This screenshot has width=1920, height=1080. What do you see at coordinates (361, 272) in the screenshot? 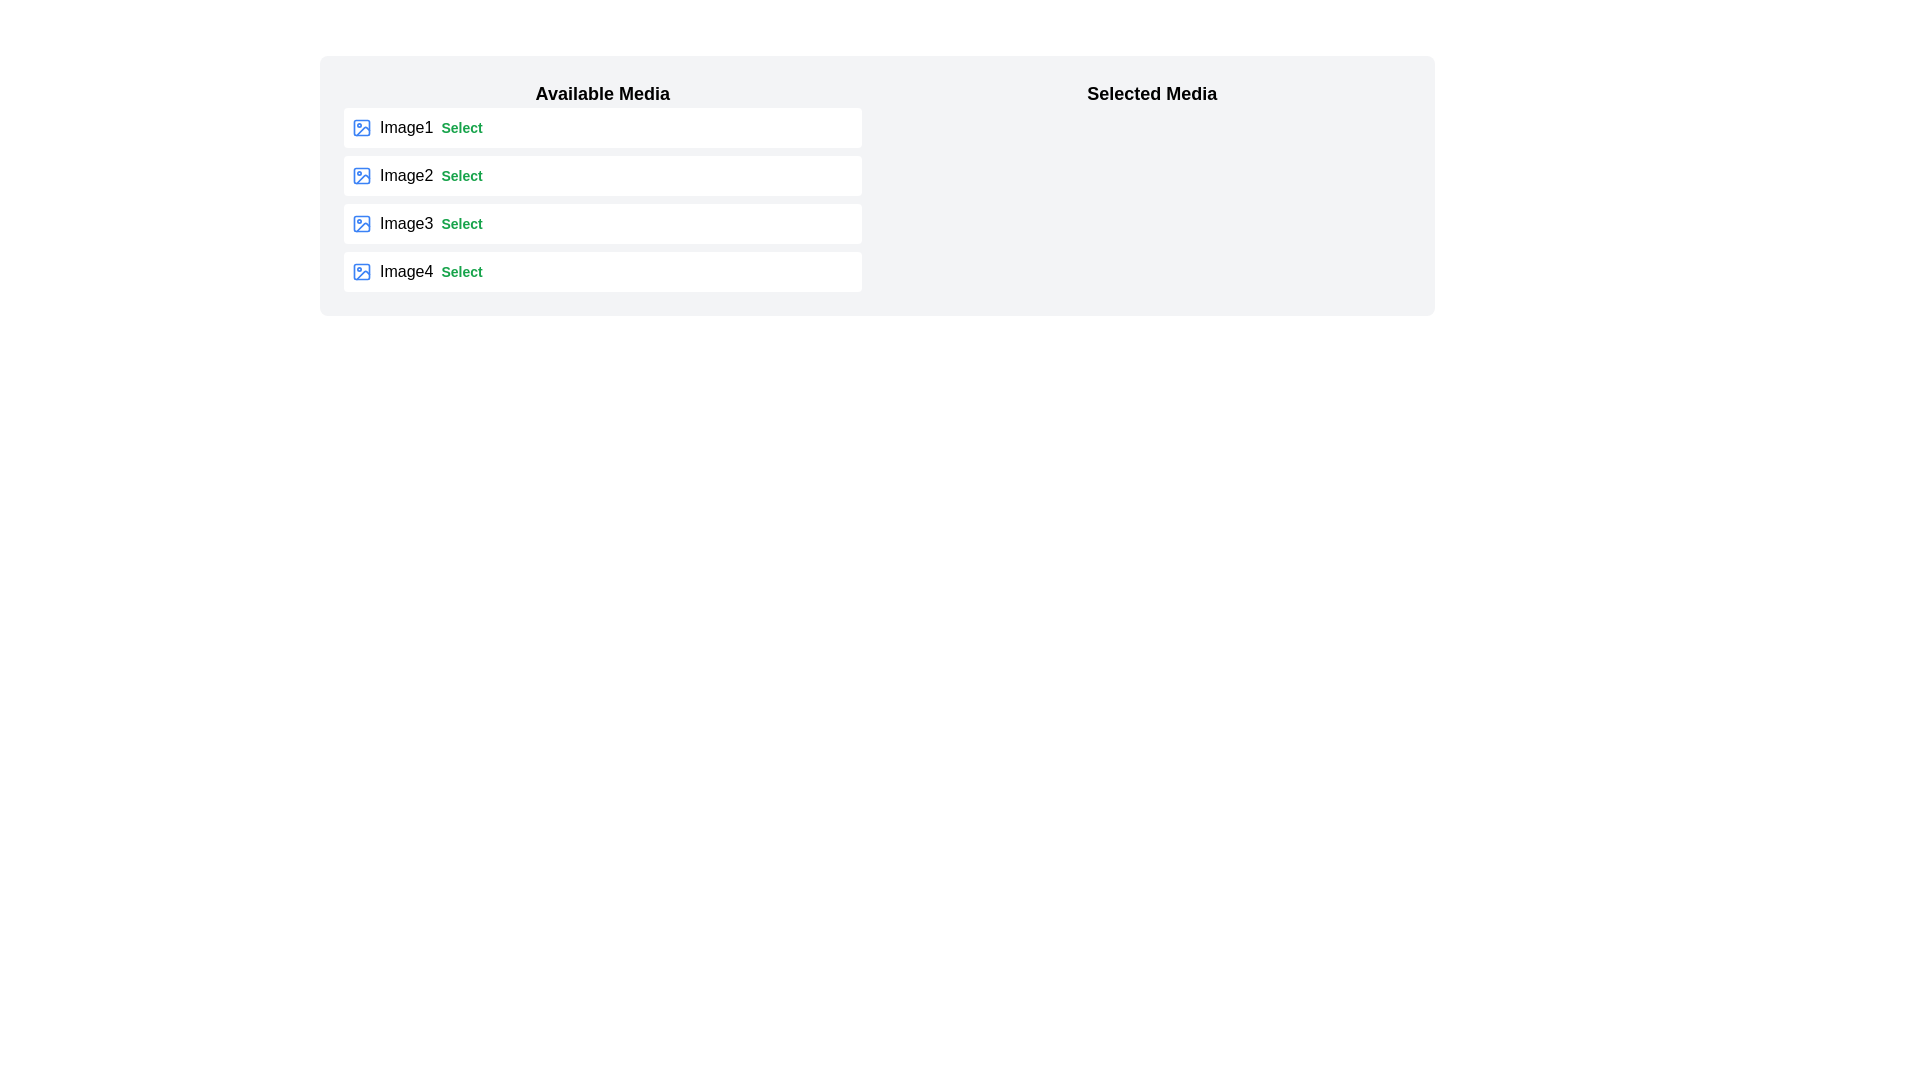
I see `the first SVG Shape element, which is a rounded rectangle located in the fourth row of the media list under 'Available Media'` at bounding box center [361, 272].